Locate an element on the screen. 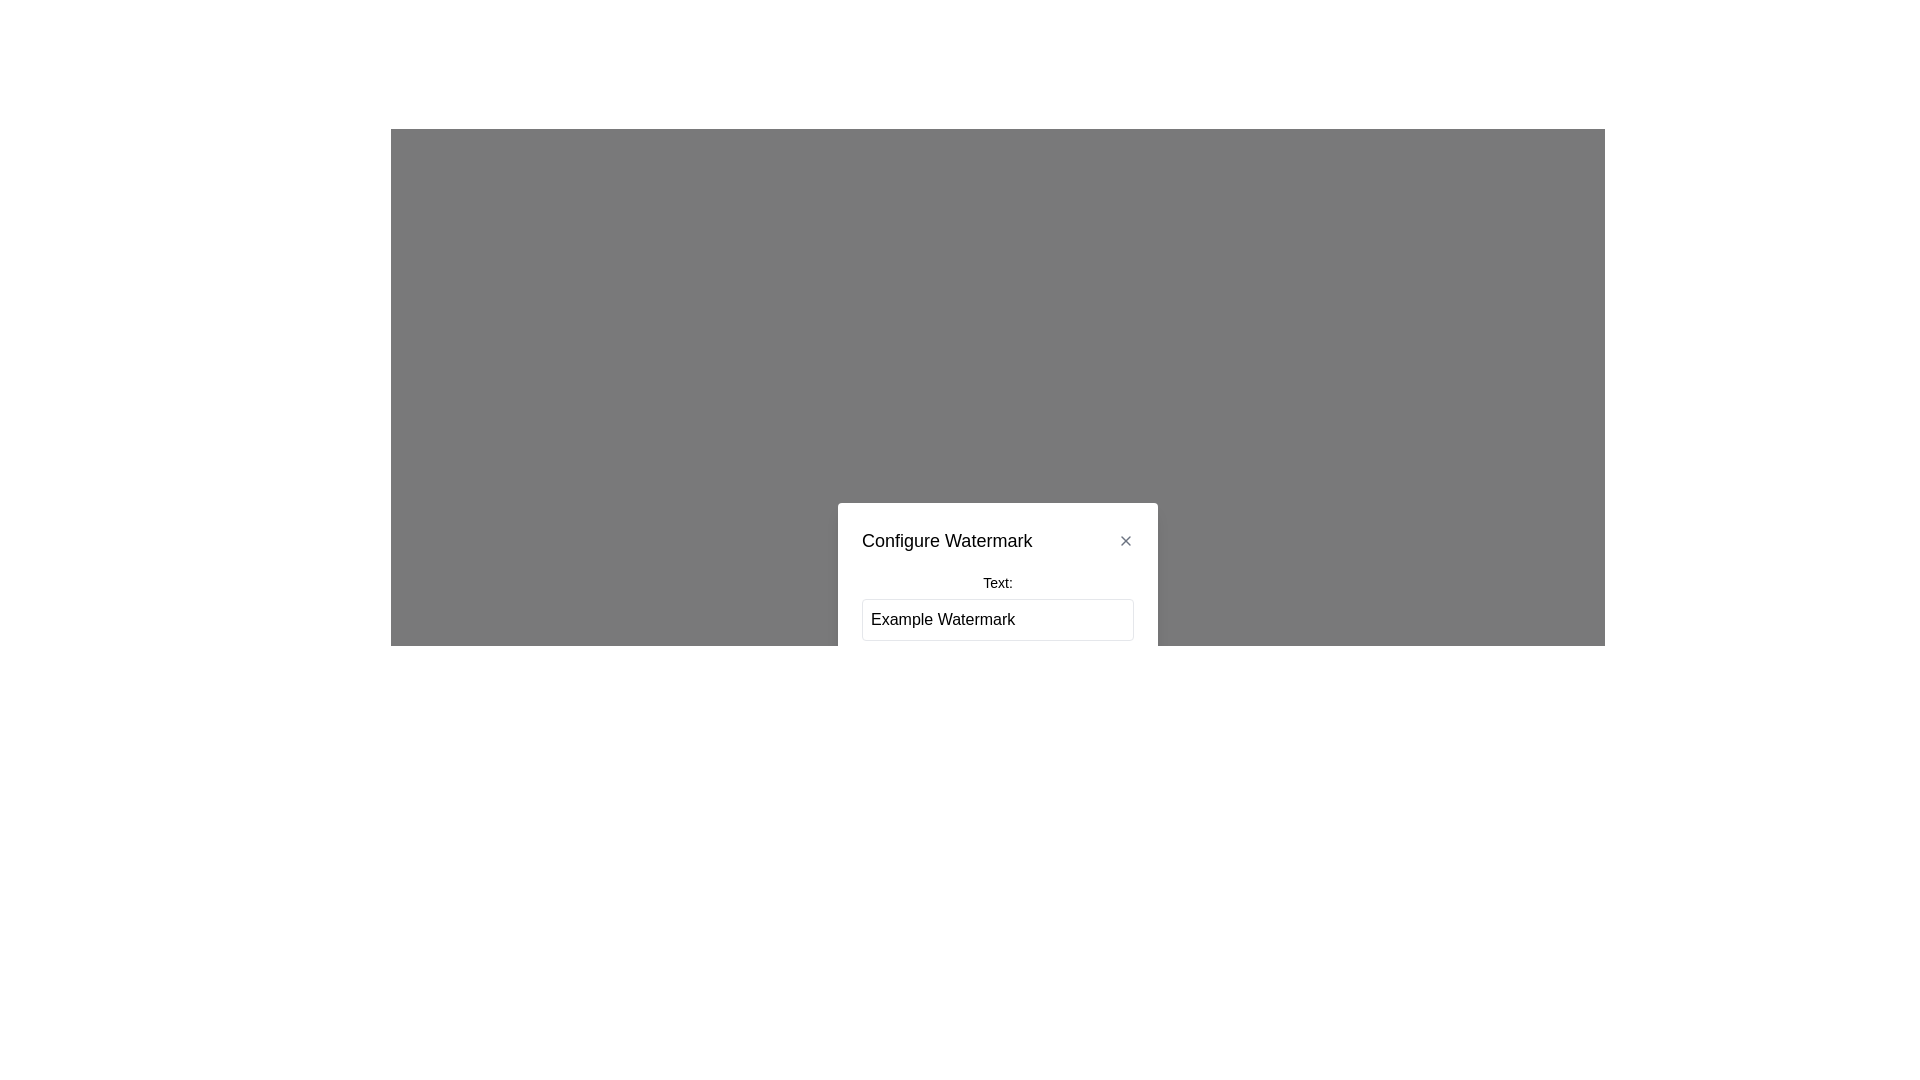 The height and width of the screenshot is (1080, 1920). the label that describes the input field below it, which is centrally aligned in the modal dialog box is located at coordinates (998, 582).